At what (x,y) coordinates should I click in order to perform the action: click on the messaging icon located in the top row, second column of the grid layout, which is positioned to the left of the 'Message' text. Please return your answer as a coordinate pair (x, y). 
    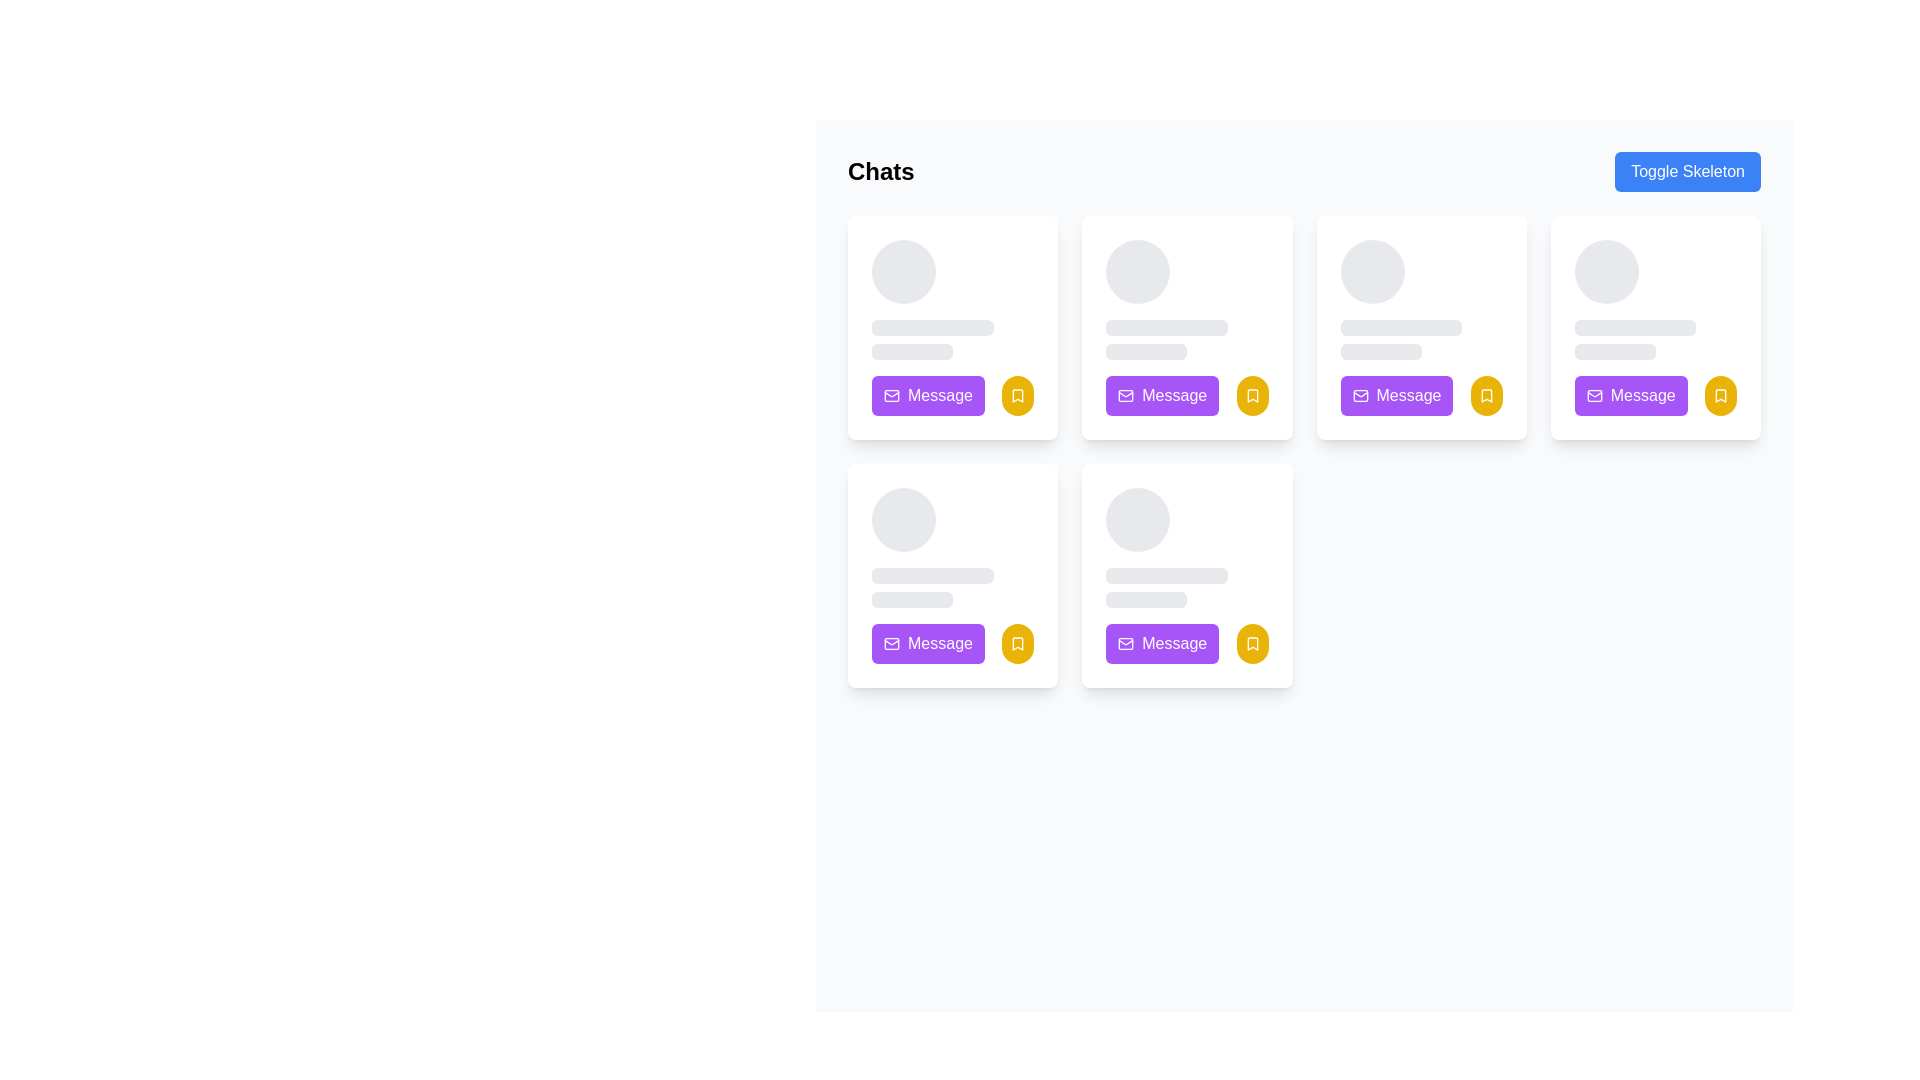
    Looking at the image, I should click on (1126, 396).